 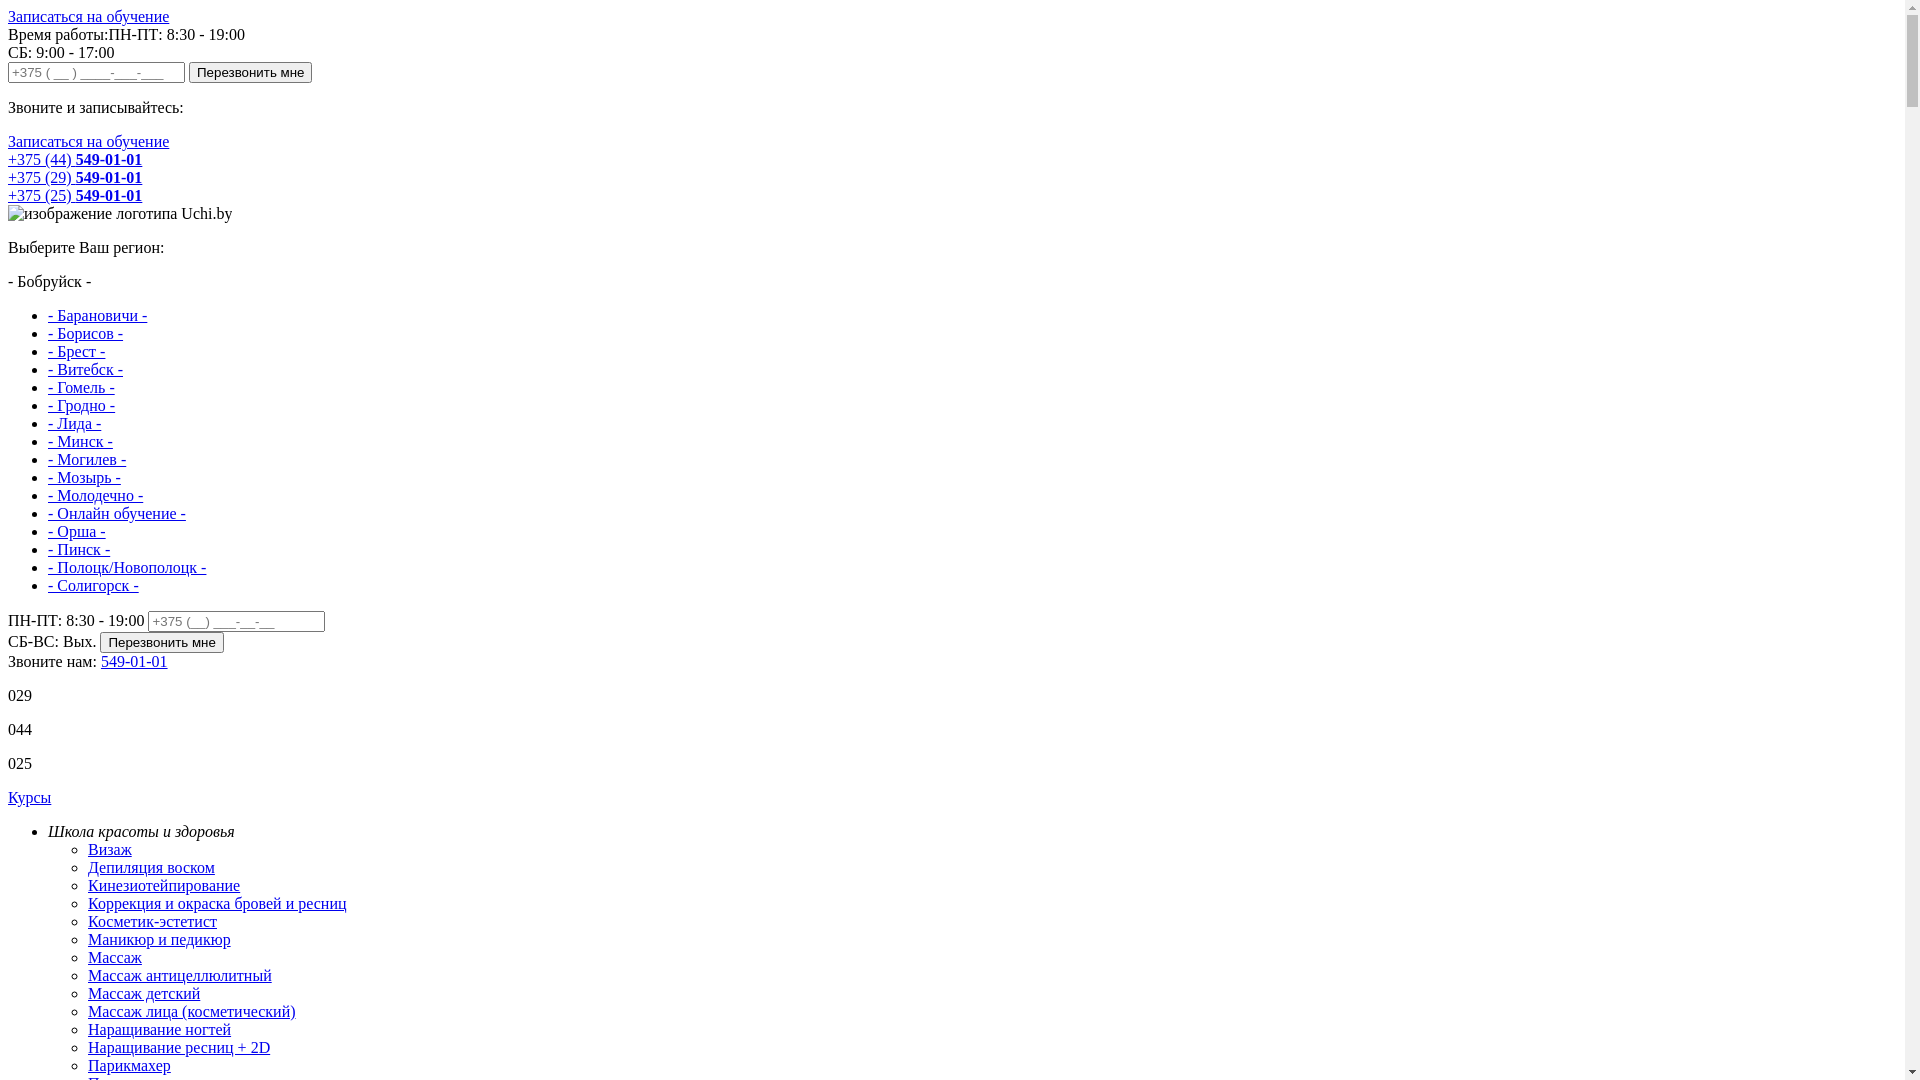 I want to click on '549-01-01', so click(x=133, y=661).